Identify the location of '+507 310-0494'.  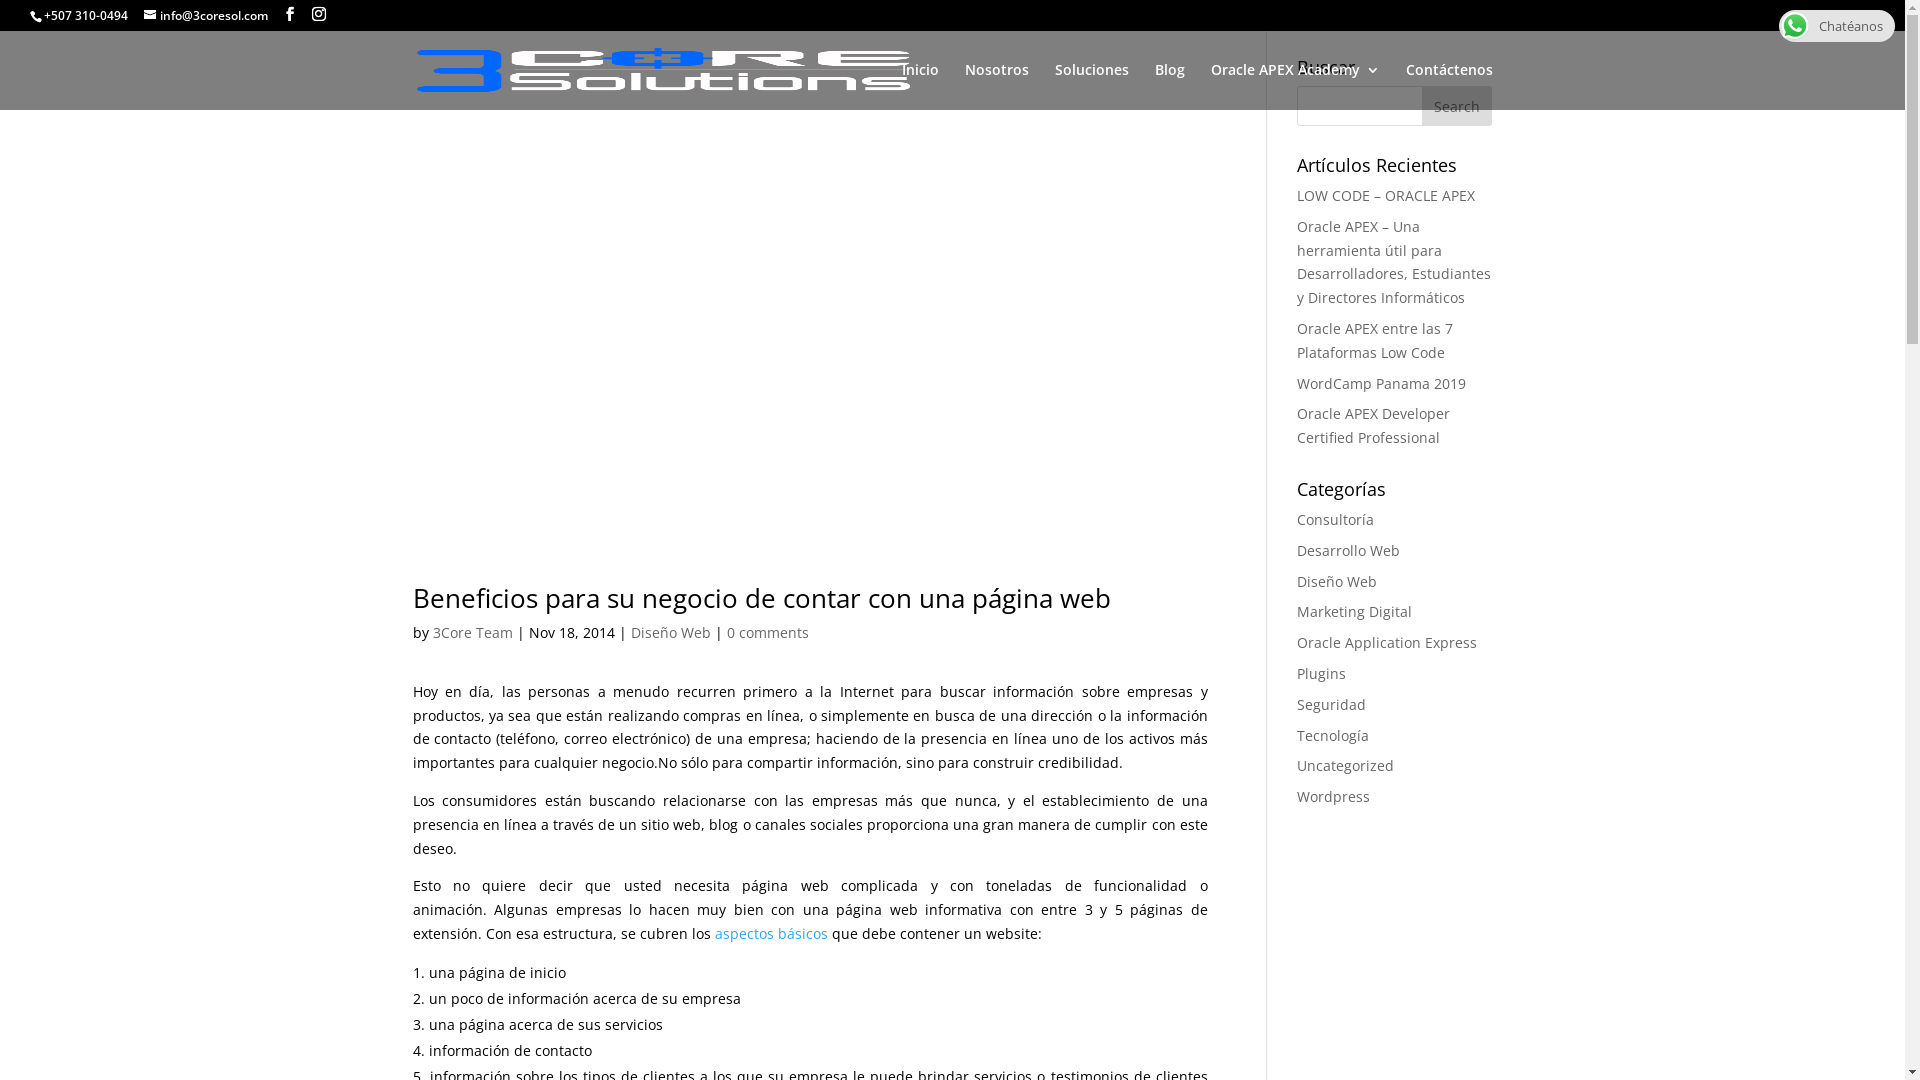
(43, 15).